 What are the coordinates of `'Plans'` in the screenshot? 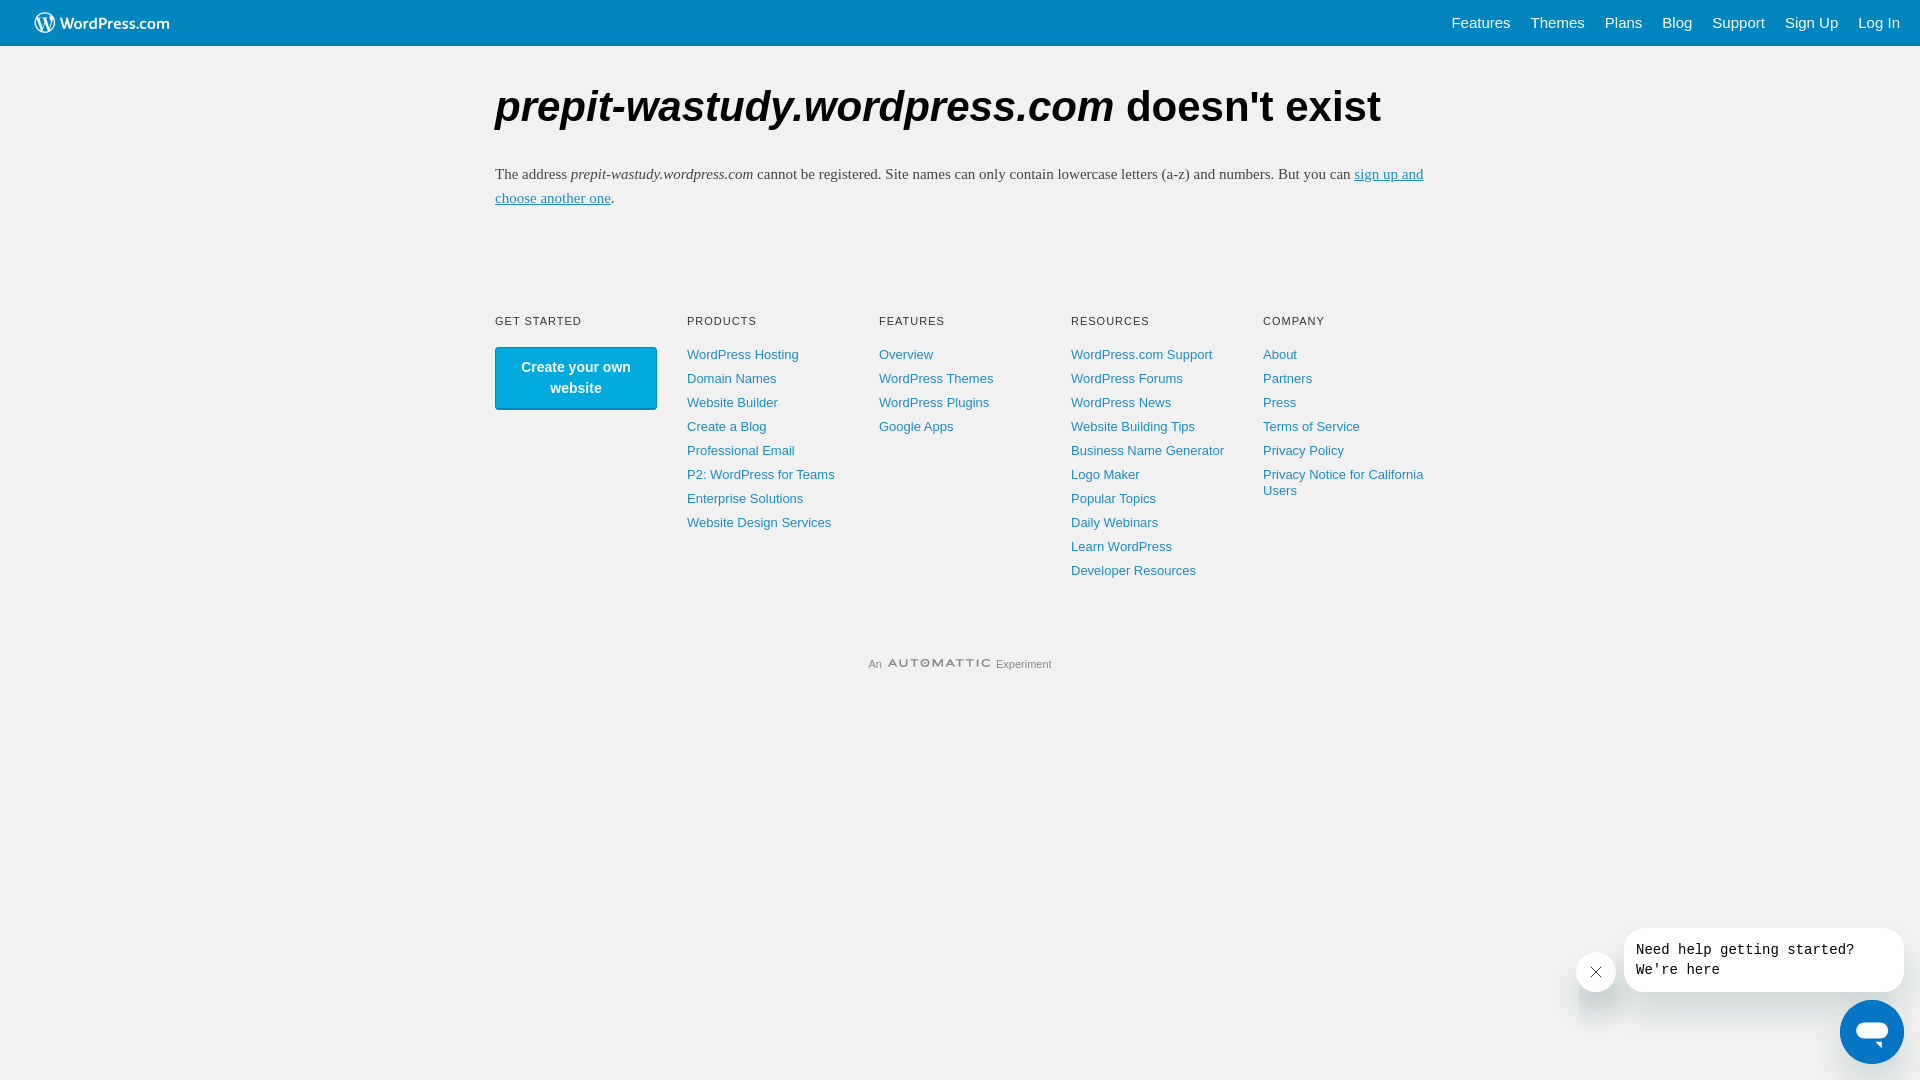 It's located at (1593, 23).